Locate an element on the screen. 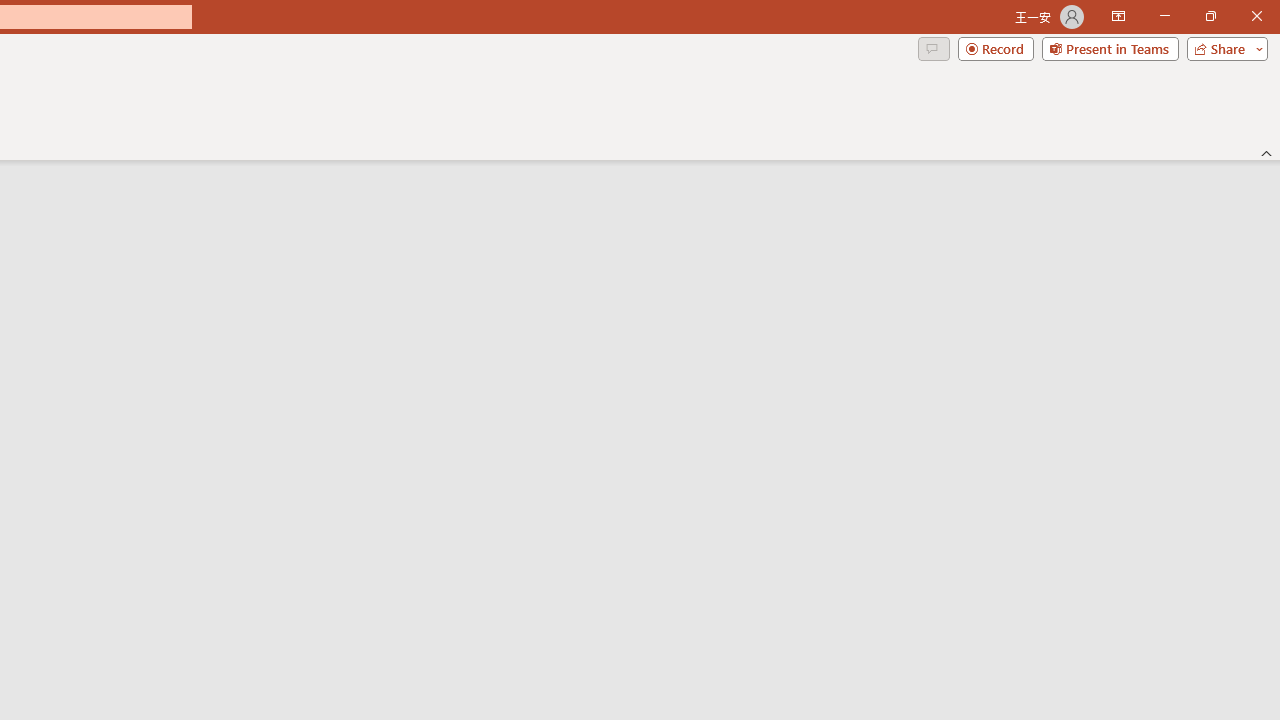  'Comments' is located at coordinates (932, 47).